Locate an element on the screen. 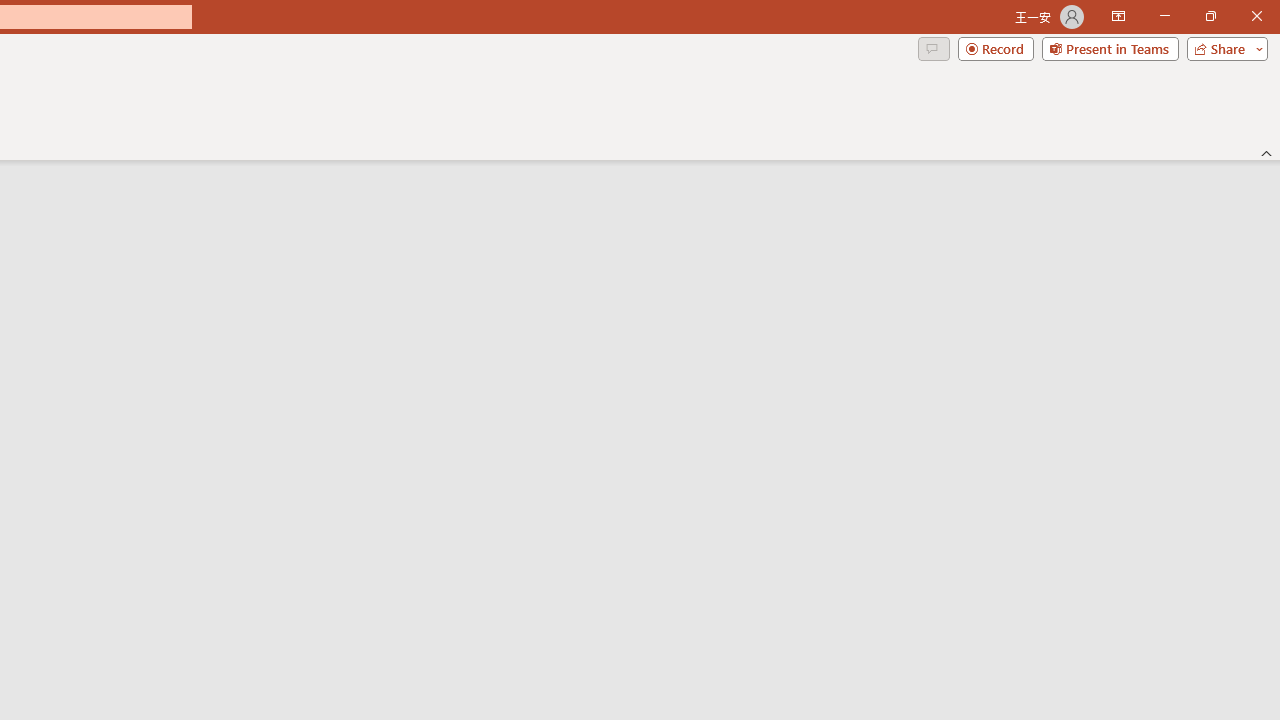  'Comments' is located at coordinates (932, 47).